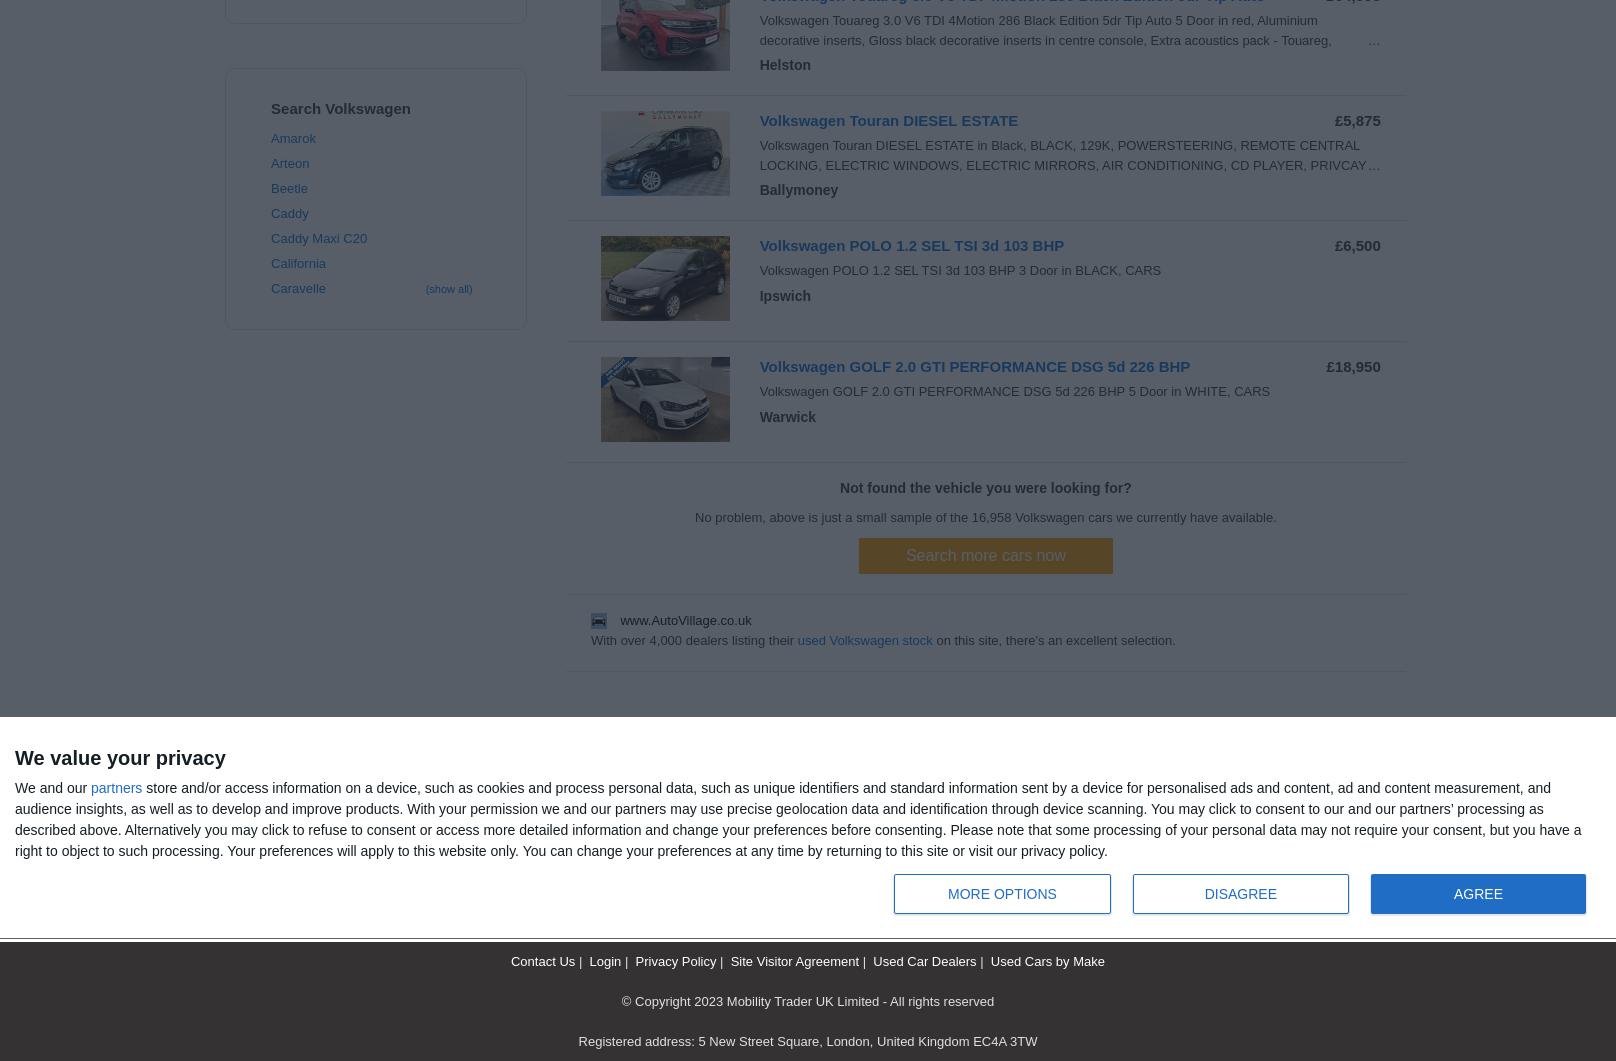  Describe the element at coordinates (298, 262) in the screenshot. I see `'California'` at that location.